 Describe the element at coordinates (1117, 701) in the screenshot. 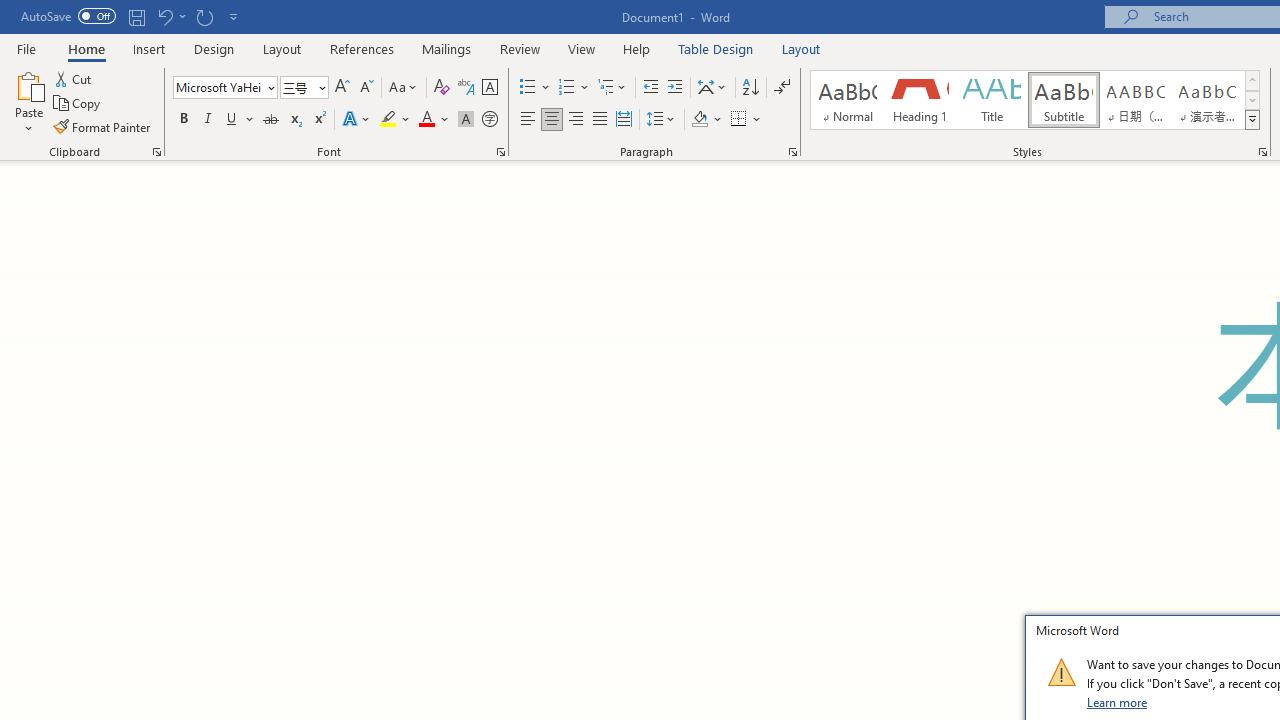

I see `'Learn more'` at that location.